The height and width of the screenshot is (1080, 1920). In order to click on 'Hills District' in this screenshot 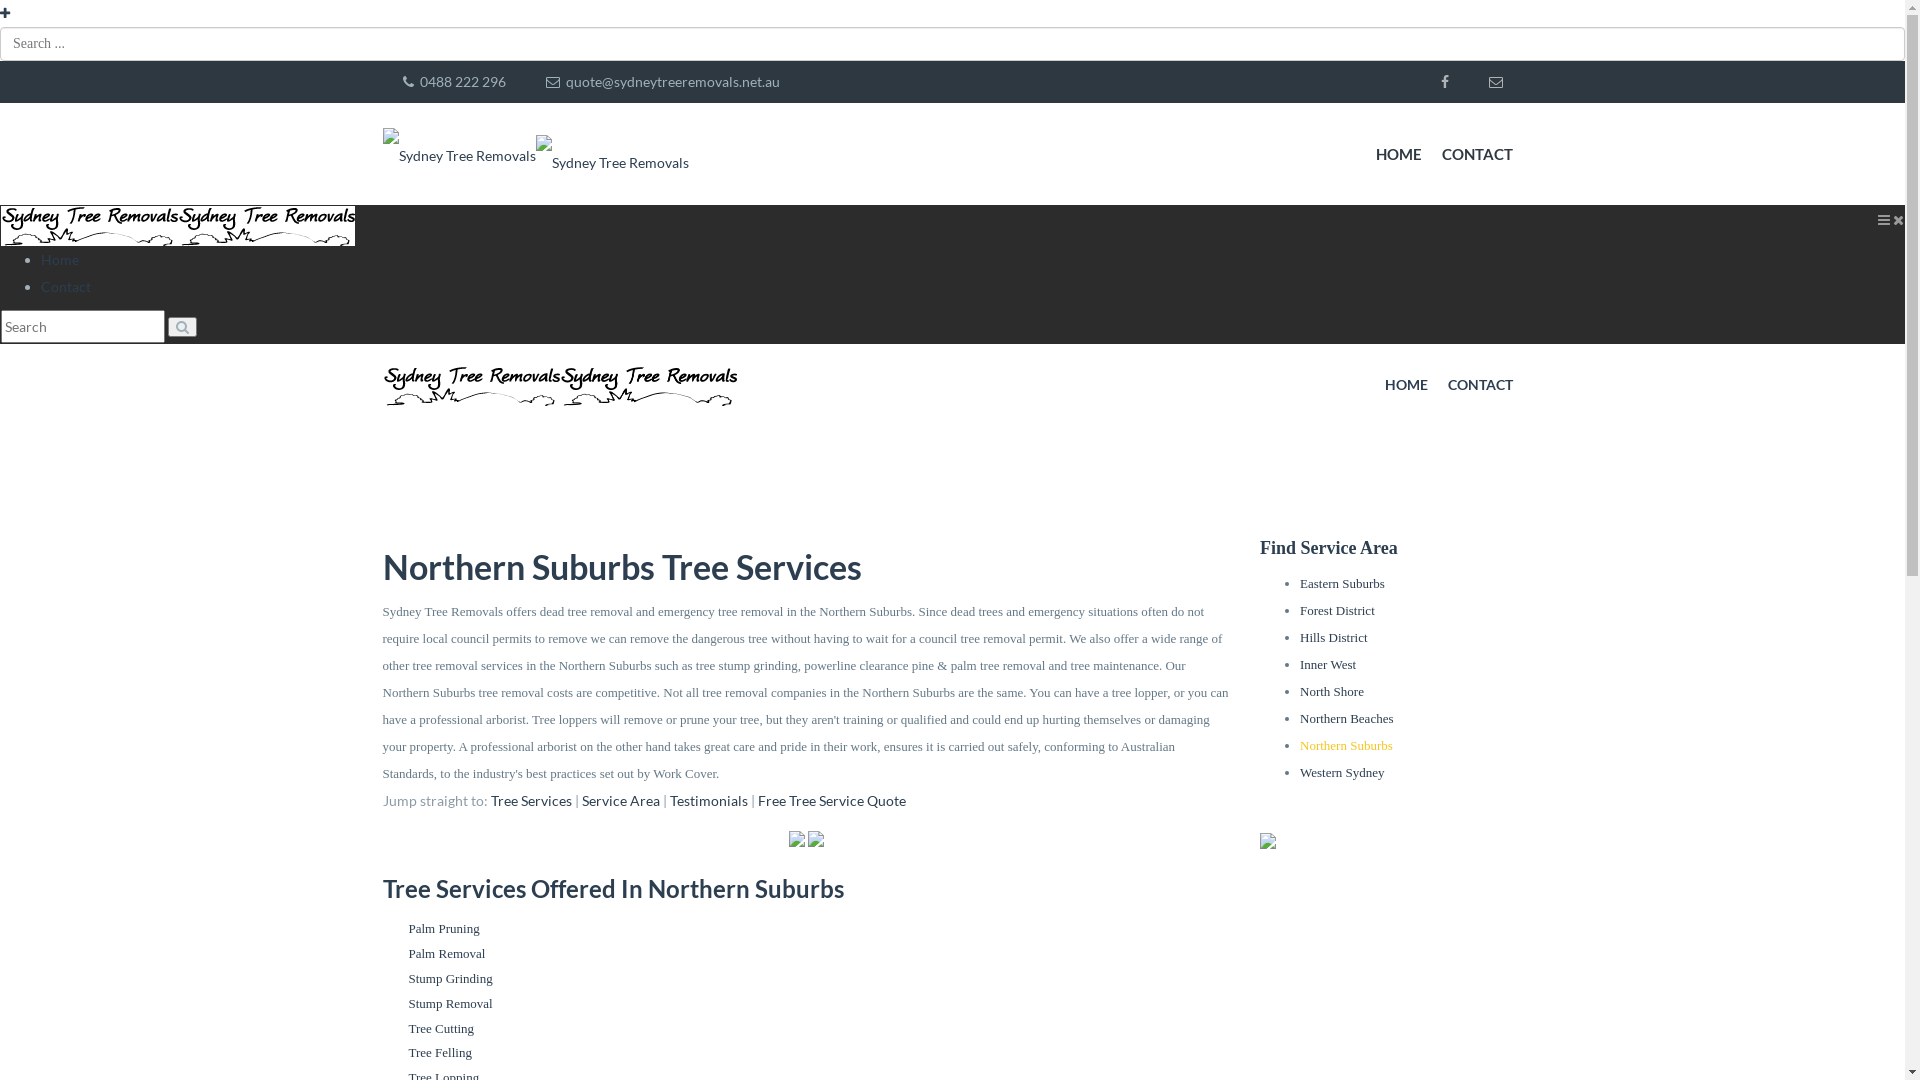, I will do `click(1334, 637)`.